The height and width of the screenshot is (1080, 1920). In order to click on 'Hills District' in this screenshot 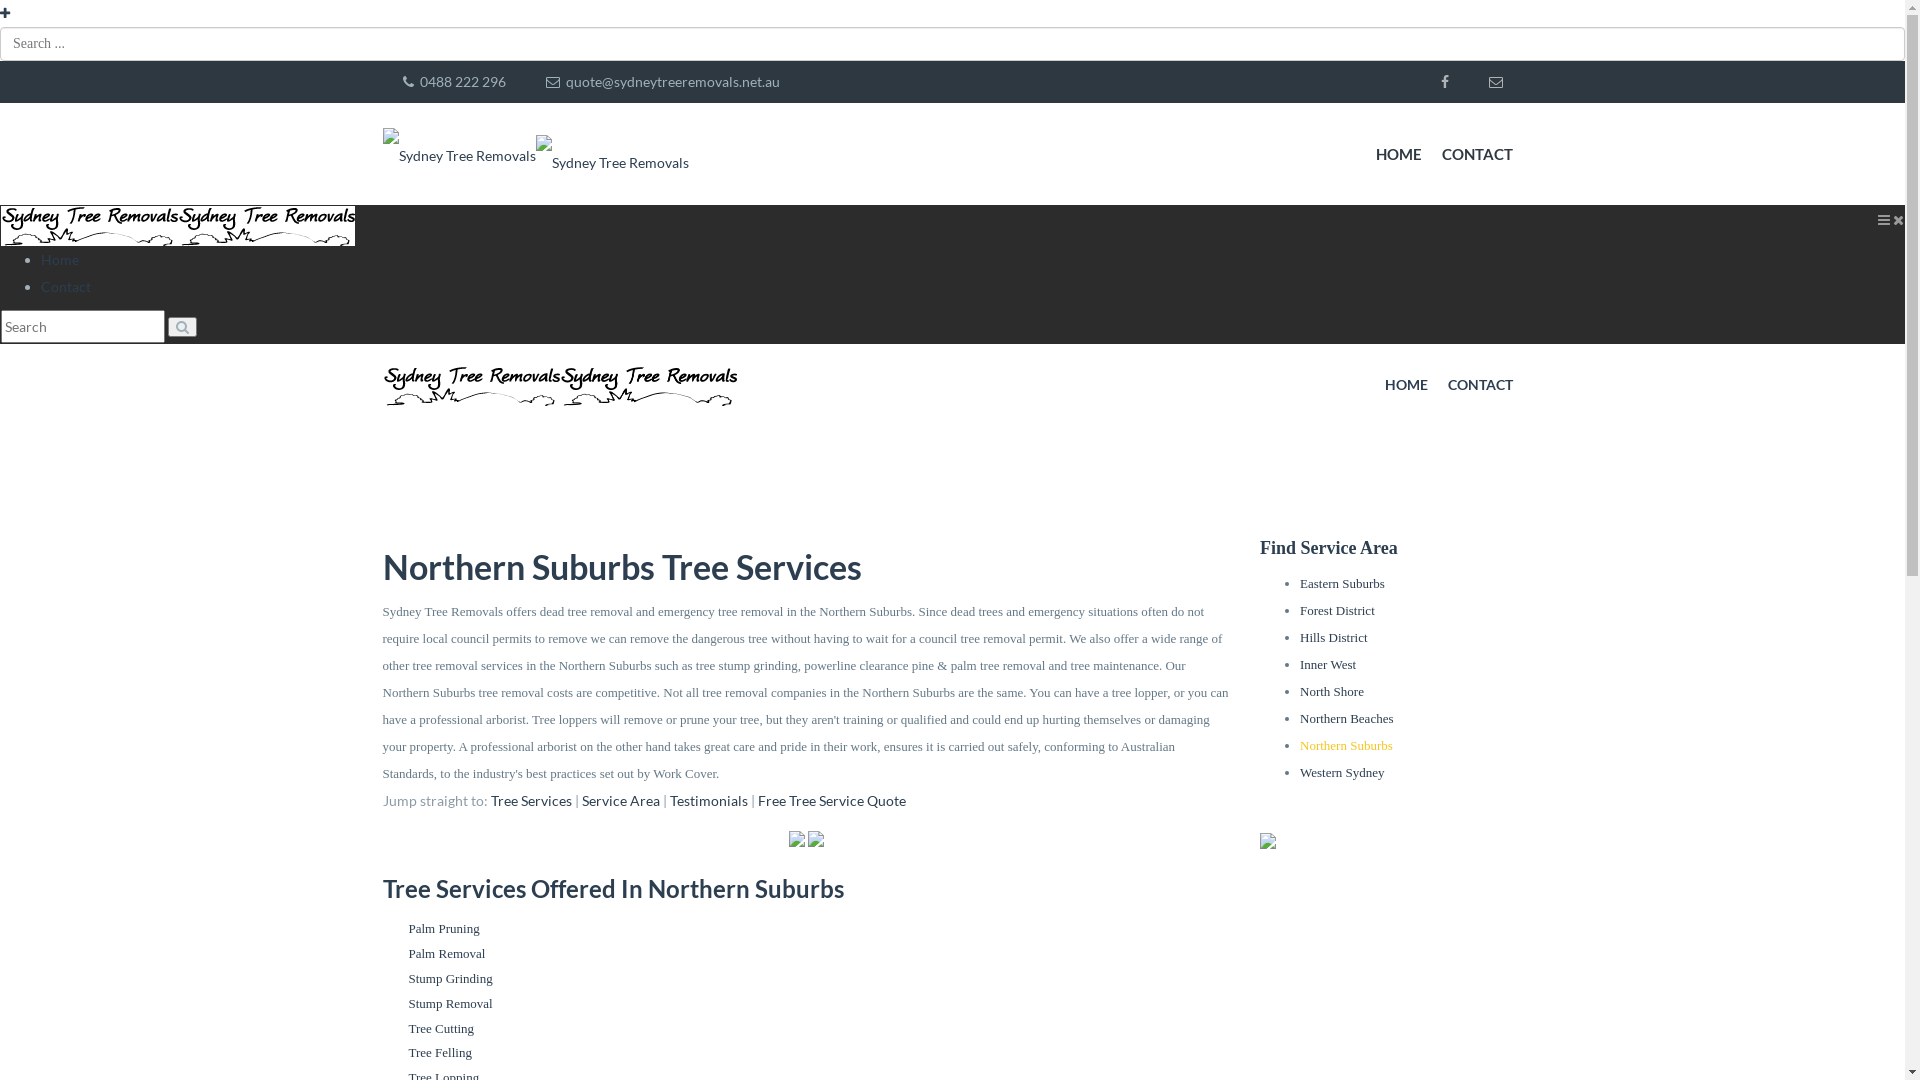, I will do `click(1334, 637)`.